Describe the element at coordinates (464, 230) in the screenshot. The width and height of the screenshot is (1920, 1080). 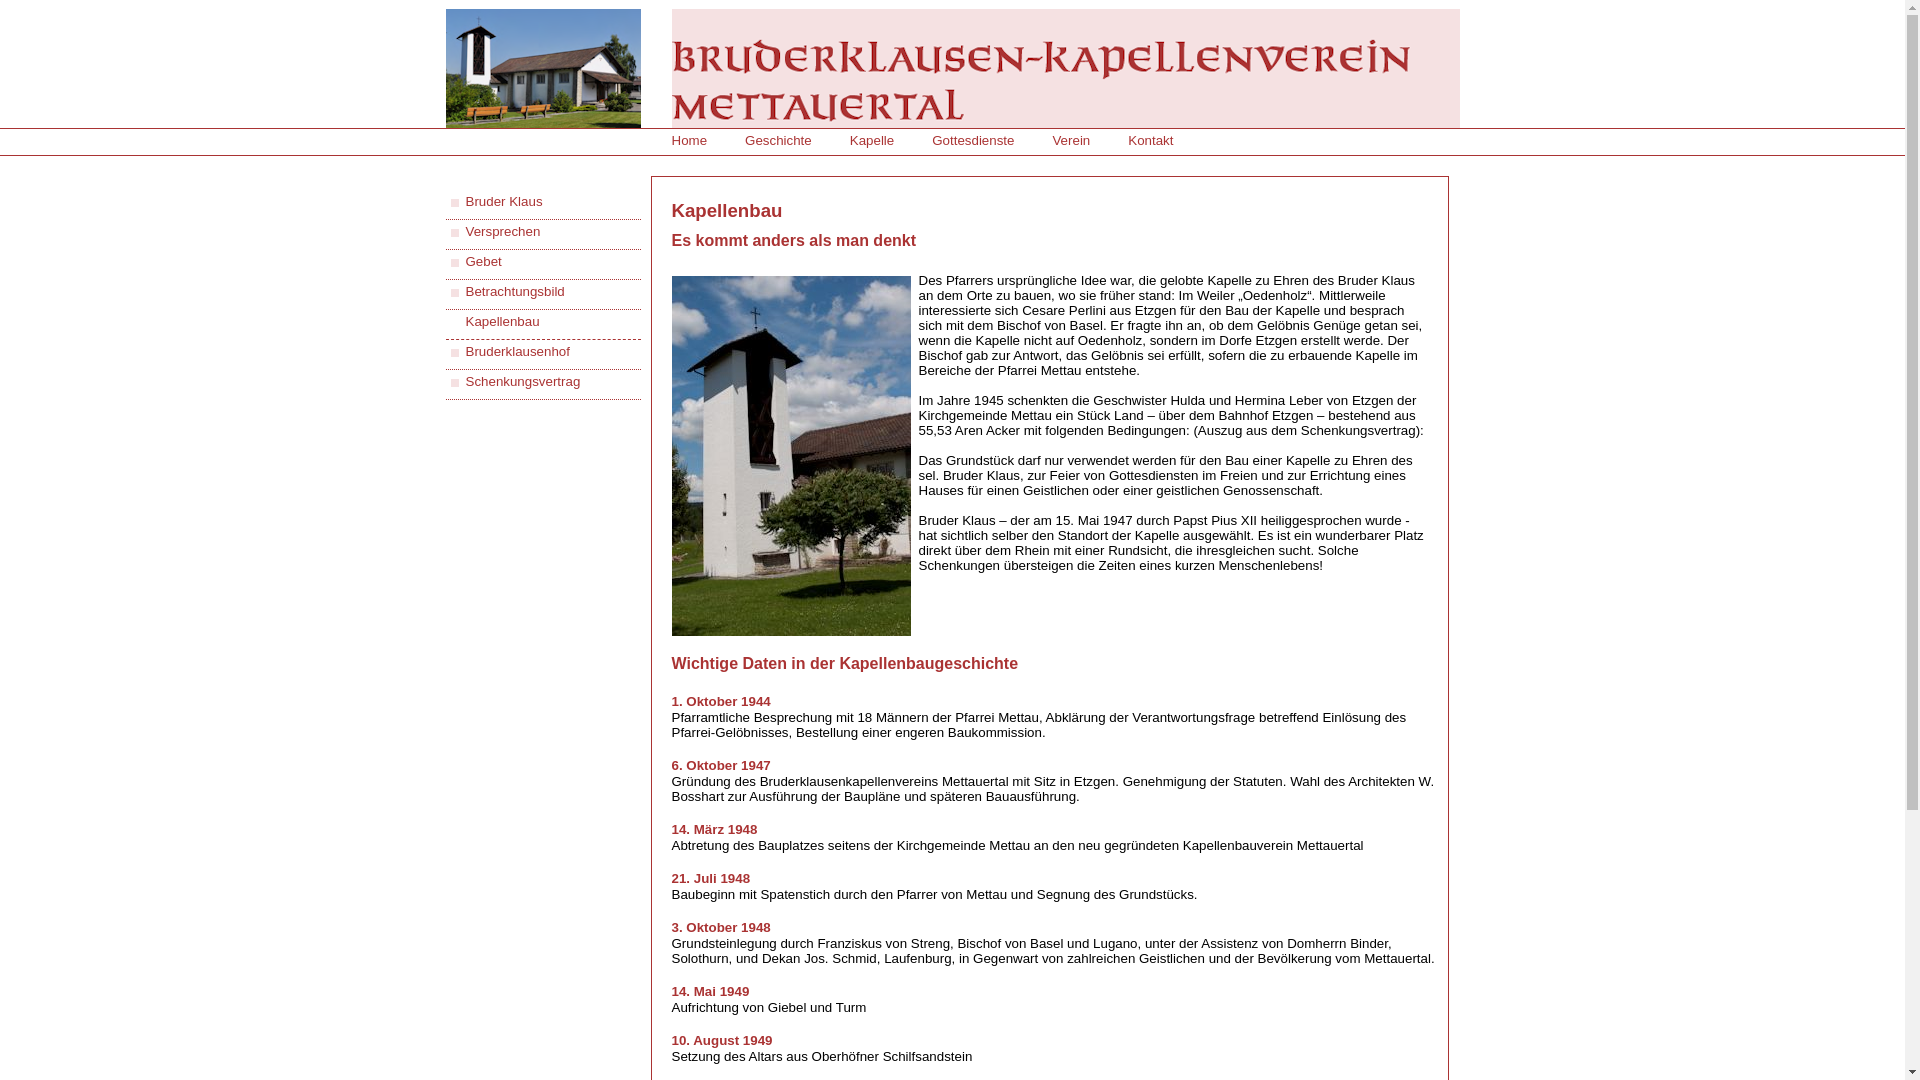
I see `'Versprechen'` at that location.